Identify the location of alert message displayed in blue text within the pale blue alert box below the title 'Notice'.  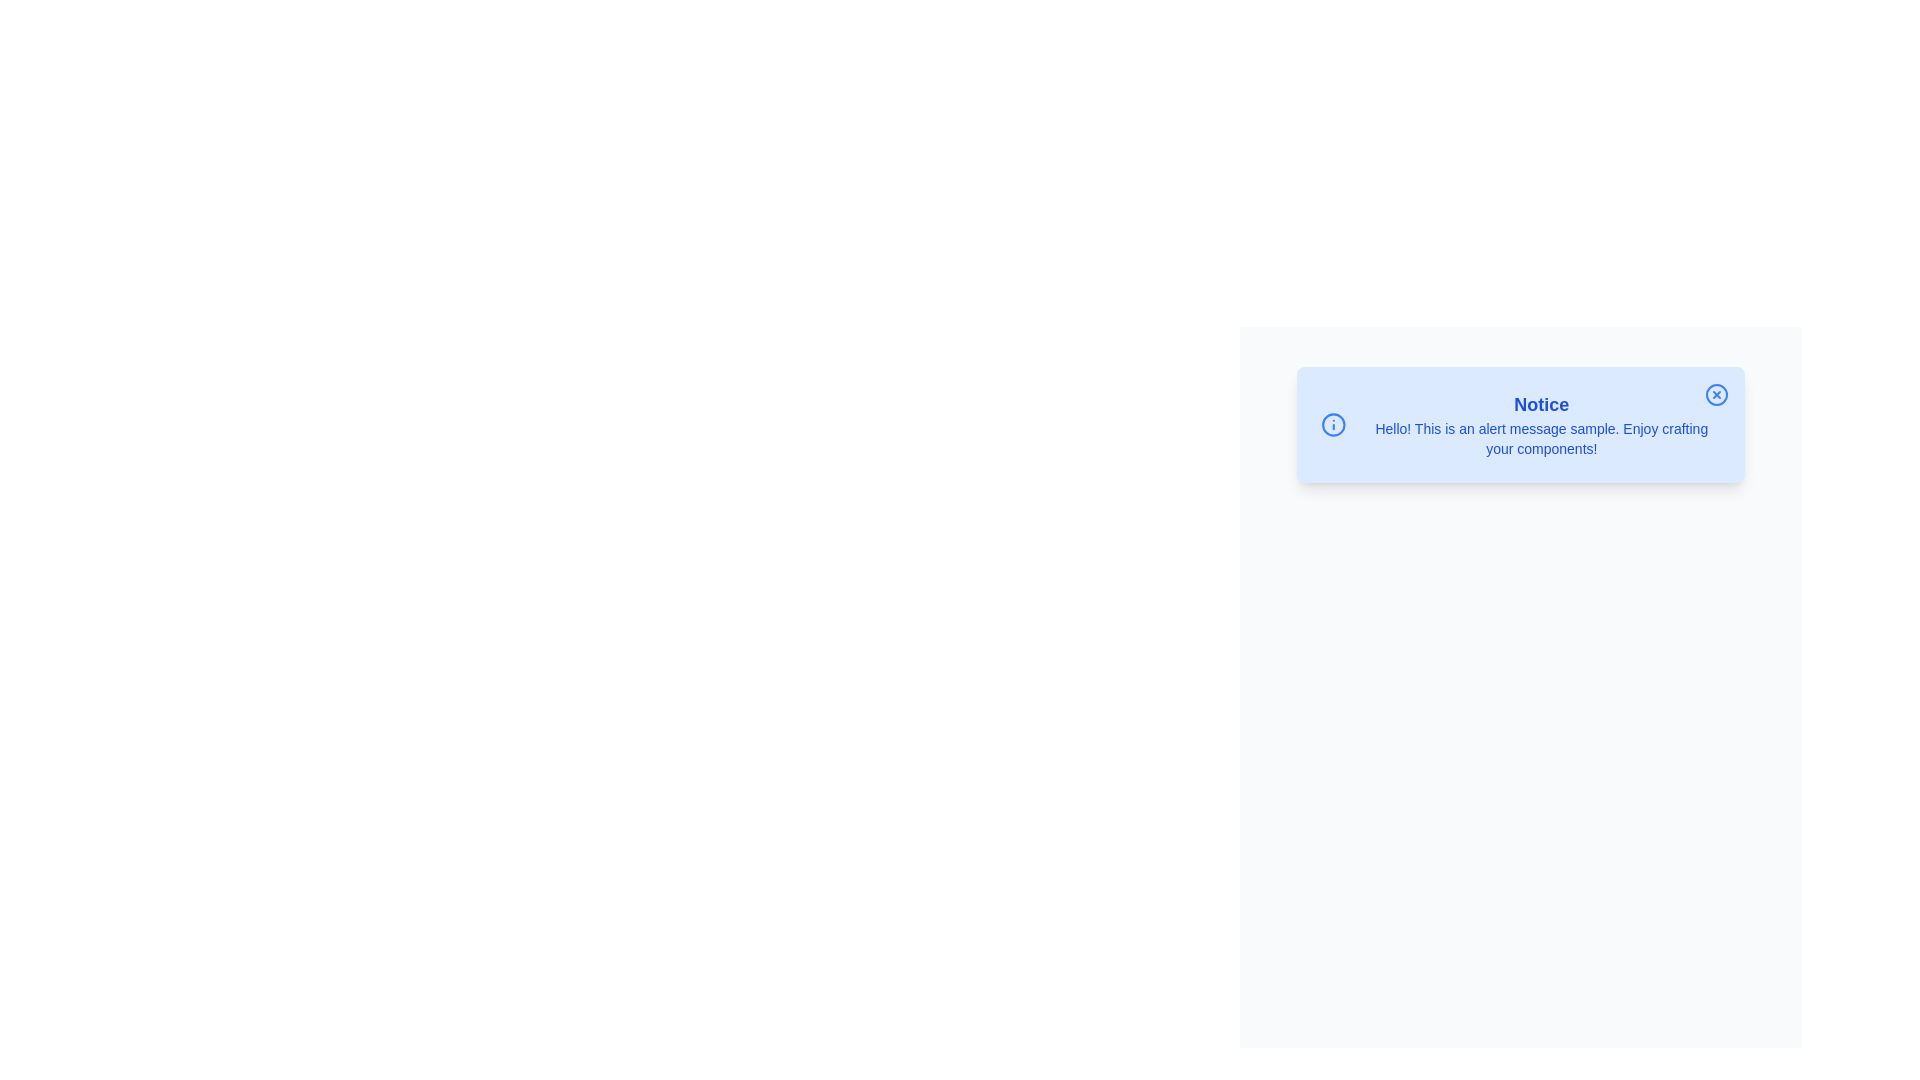
(1540, 438).